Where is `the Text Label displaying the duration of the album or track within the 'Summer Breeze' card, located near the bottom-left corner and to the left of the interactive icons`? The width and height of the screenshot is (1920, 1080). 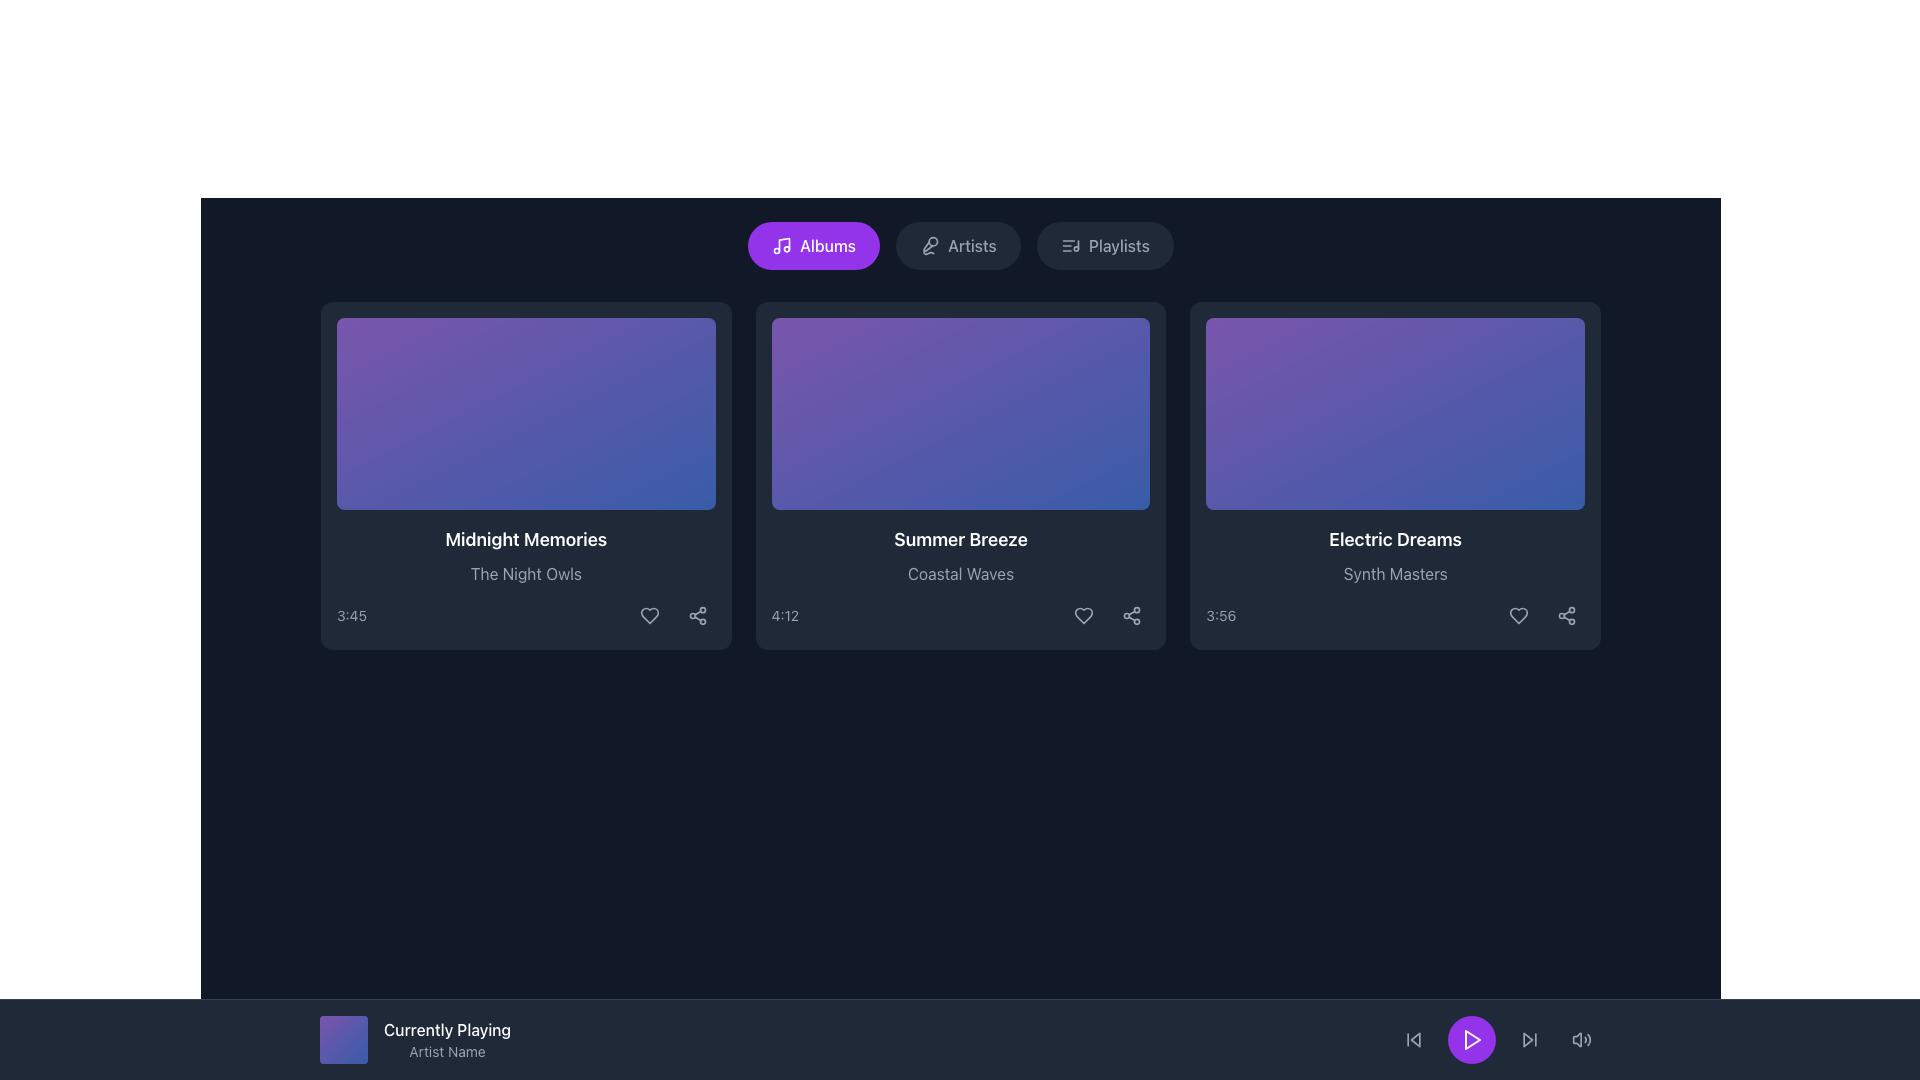
the Text Label displaying the duration of the album or track within the 'Summer Breeze' card, located near the bottom-left corner and to the left of the interactive icons is located at coordinates (784, 615).